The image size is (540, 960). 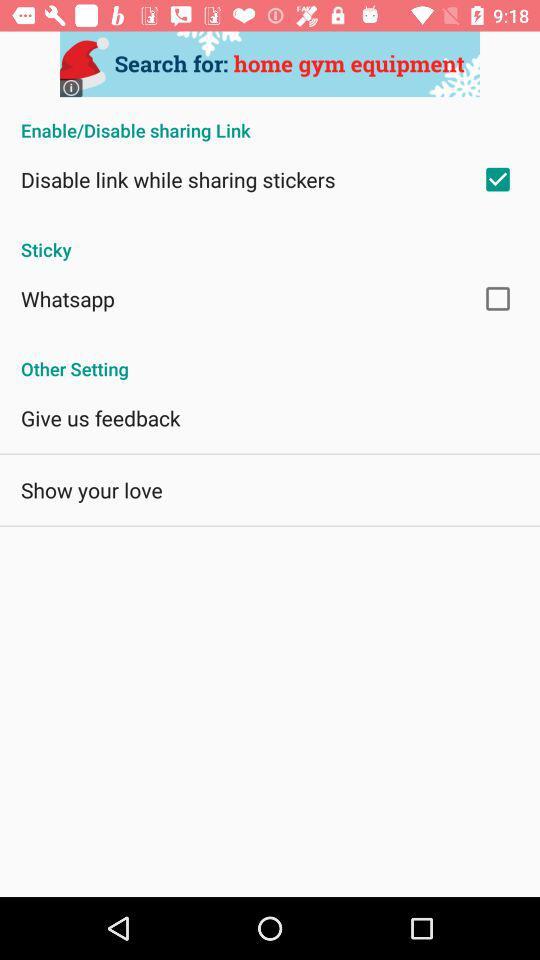 What do you see at coordinates (90, 489) in the screenshot?
I see `app below the give us feedback app` at bounding box center [90, 489].